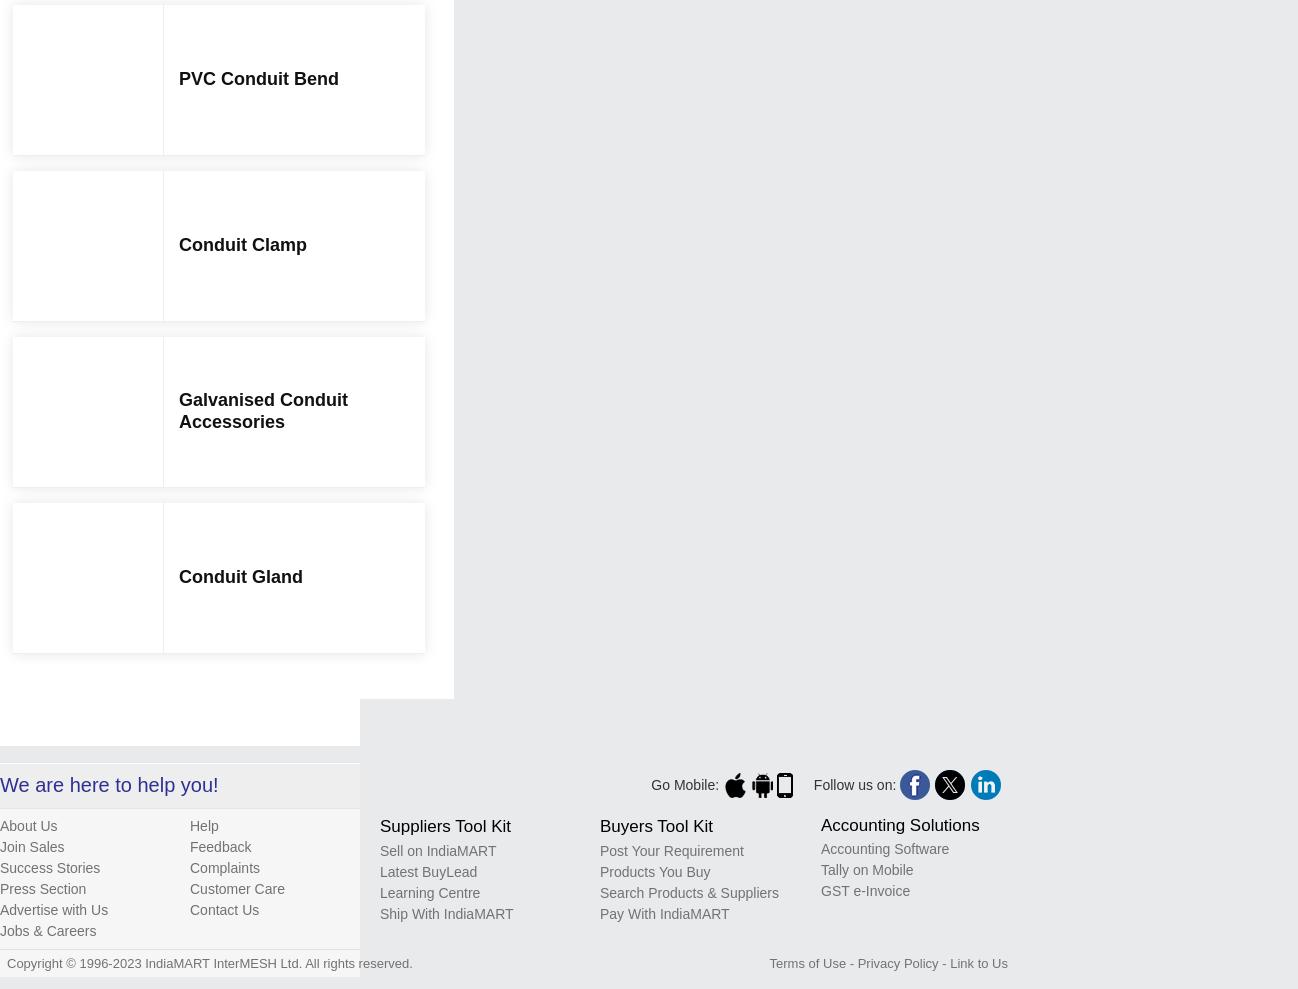 The height and width of the screenshot is (989, 1298). I want to click on 'Galvanised Conduit Accessories', so click(262, 410).